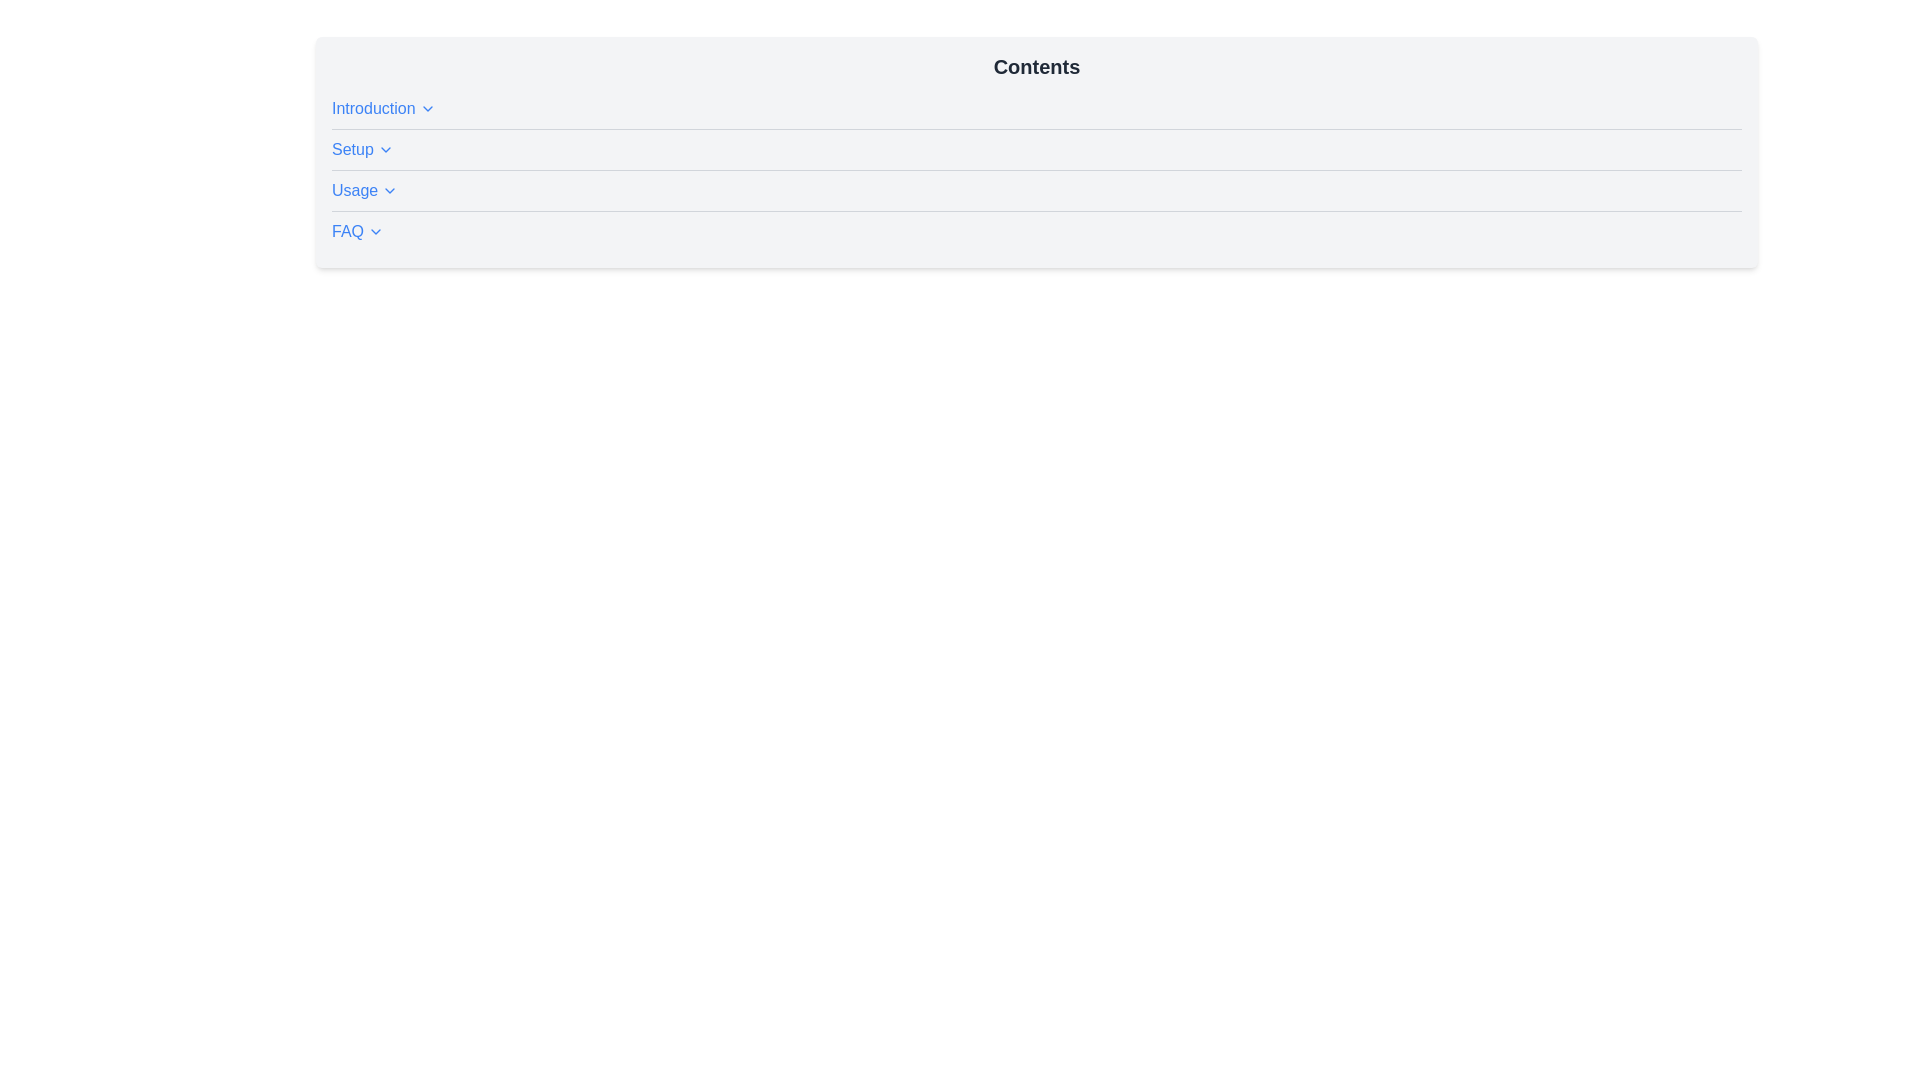  What do you see at coordinates (1036, 148) in the screenshot?
I see `the hyperlink that navigates to the 'Setup' section, located as the second entry in the 'Contents' list between 'Introduction' and 'Usage'` at bounding box center [1036, 148].